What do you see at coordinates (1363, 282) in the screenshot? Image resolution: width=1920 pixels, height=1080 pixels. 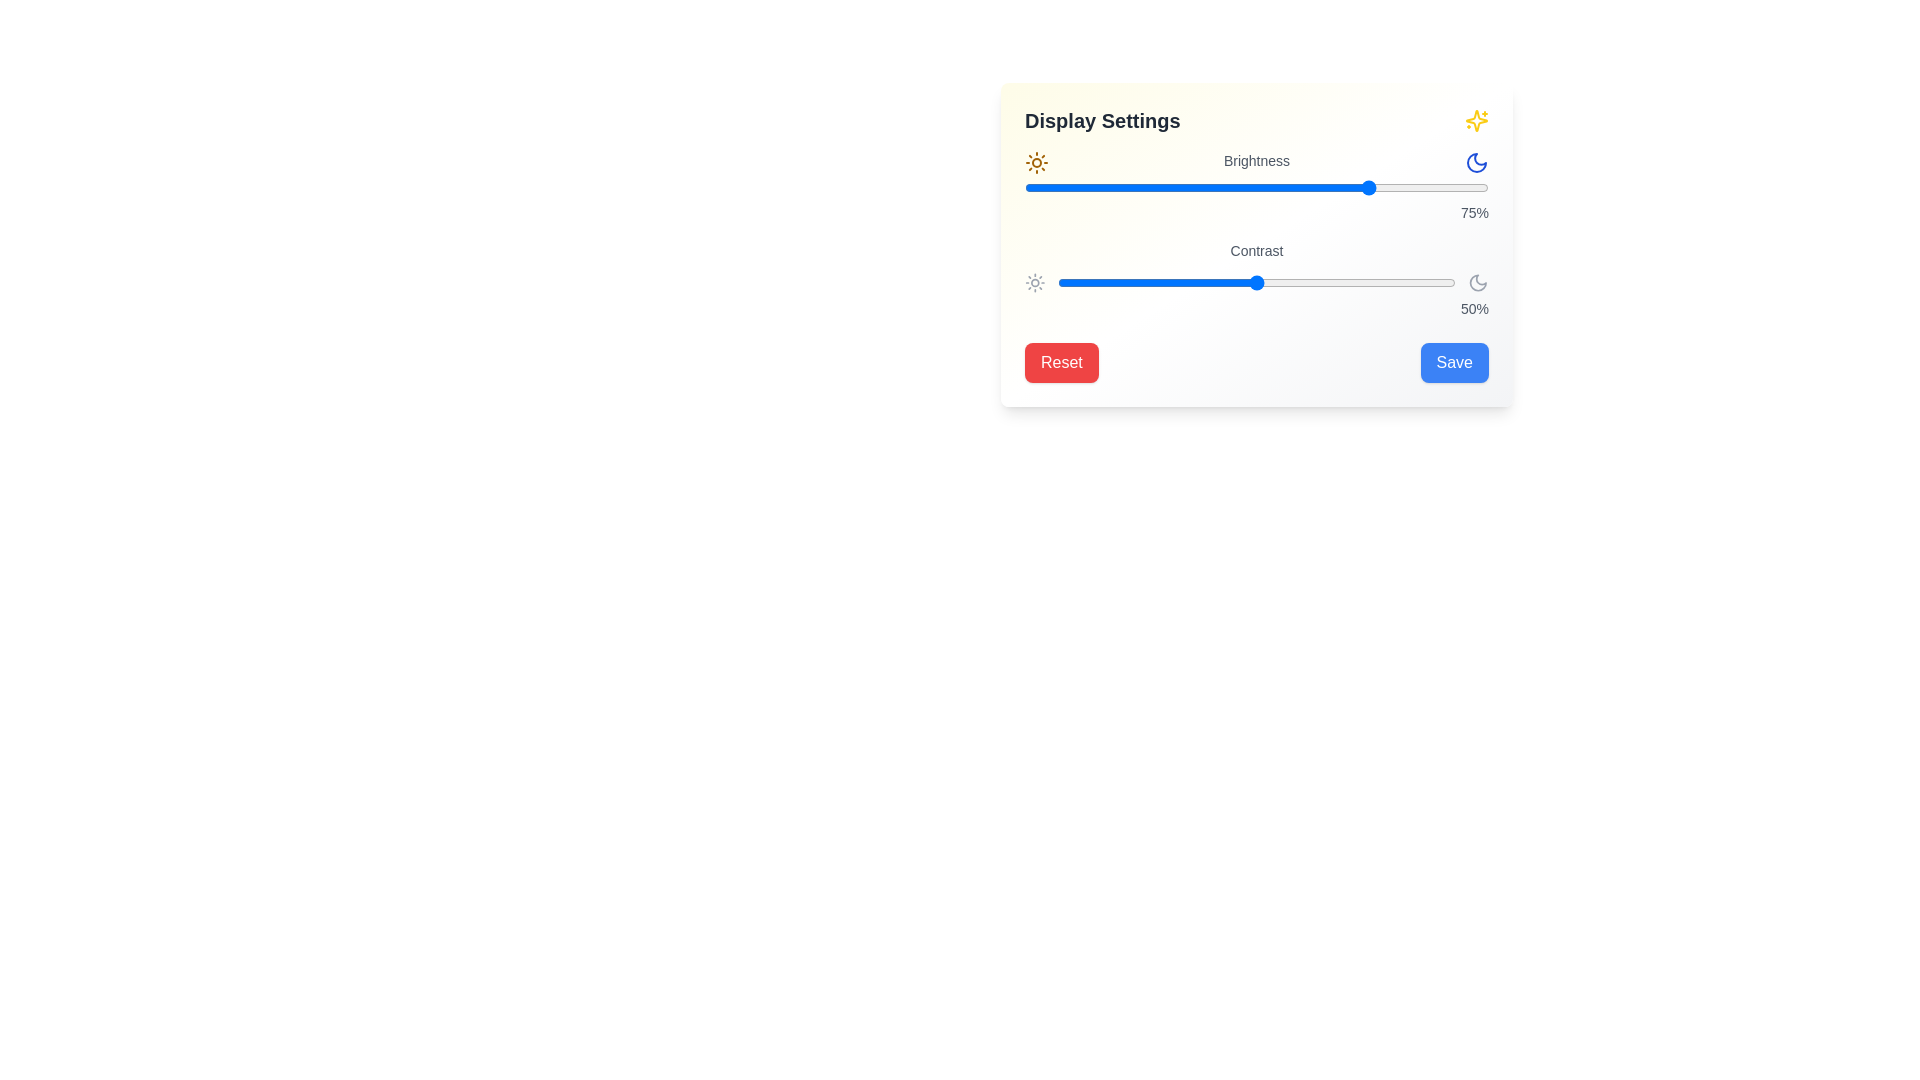 I see `contrast` at bounding box center [1363, 282].